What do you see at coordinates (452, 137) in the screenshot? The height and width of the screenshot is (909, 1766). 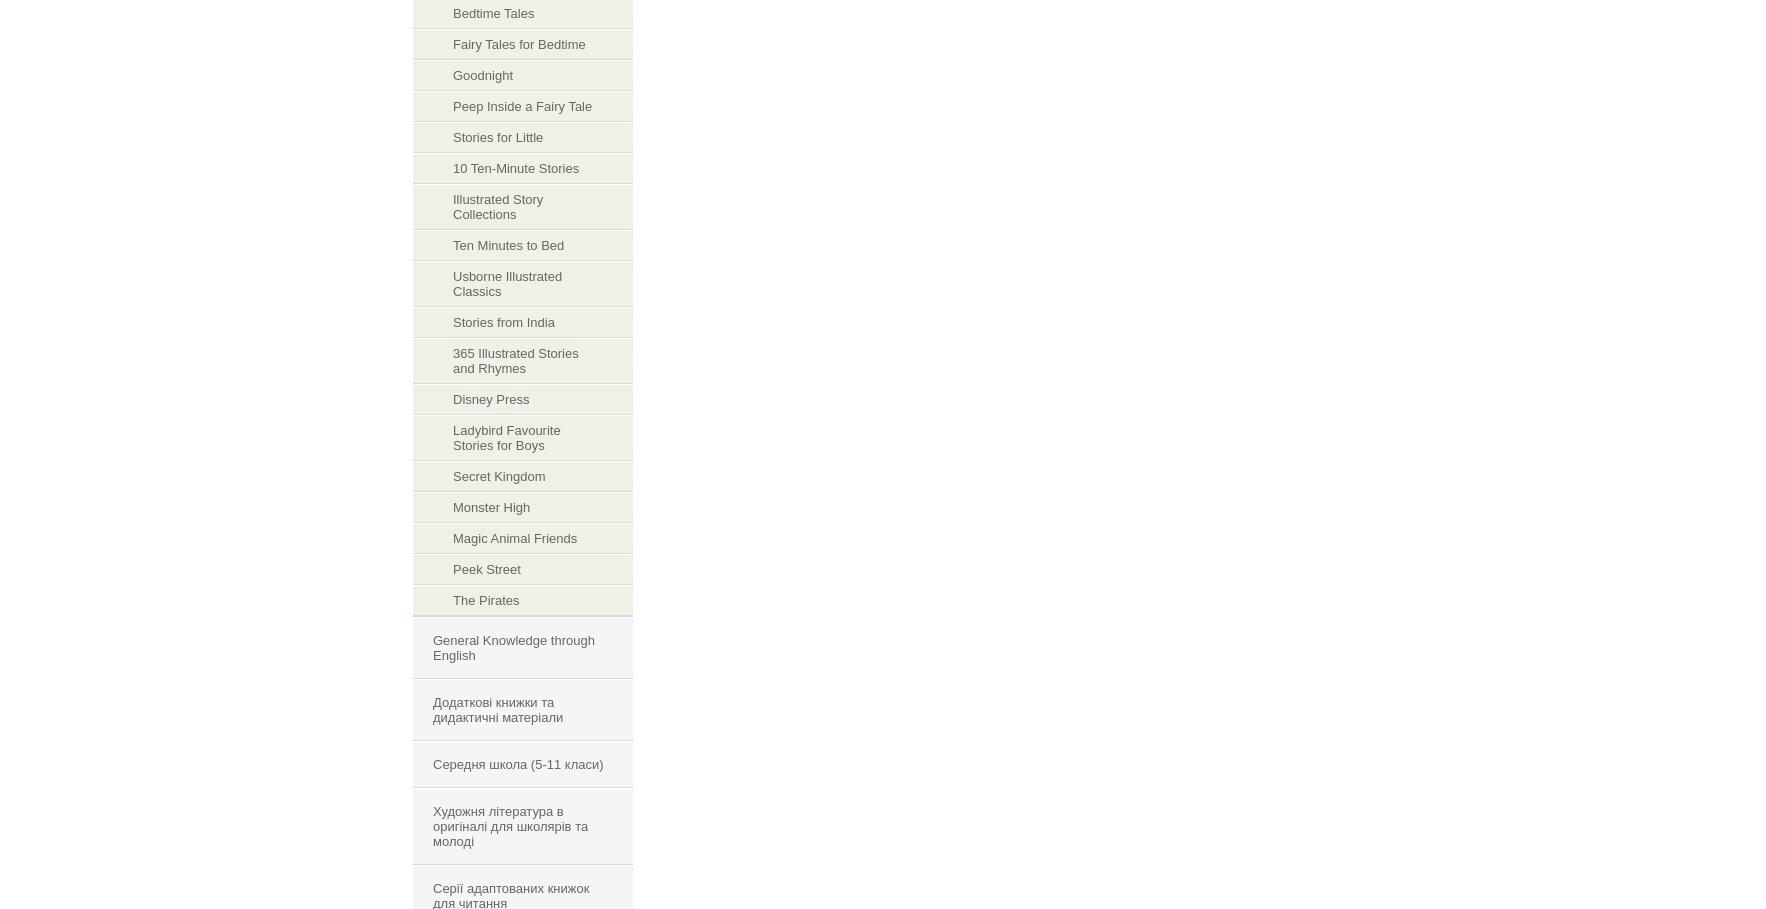 I see `'Stories for Little'` at bounding box center [452, 137].